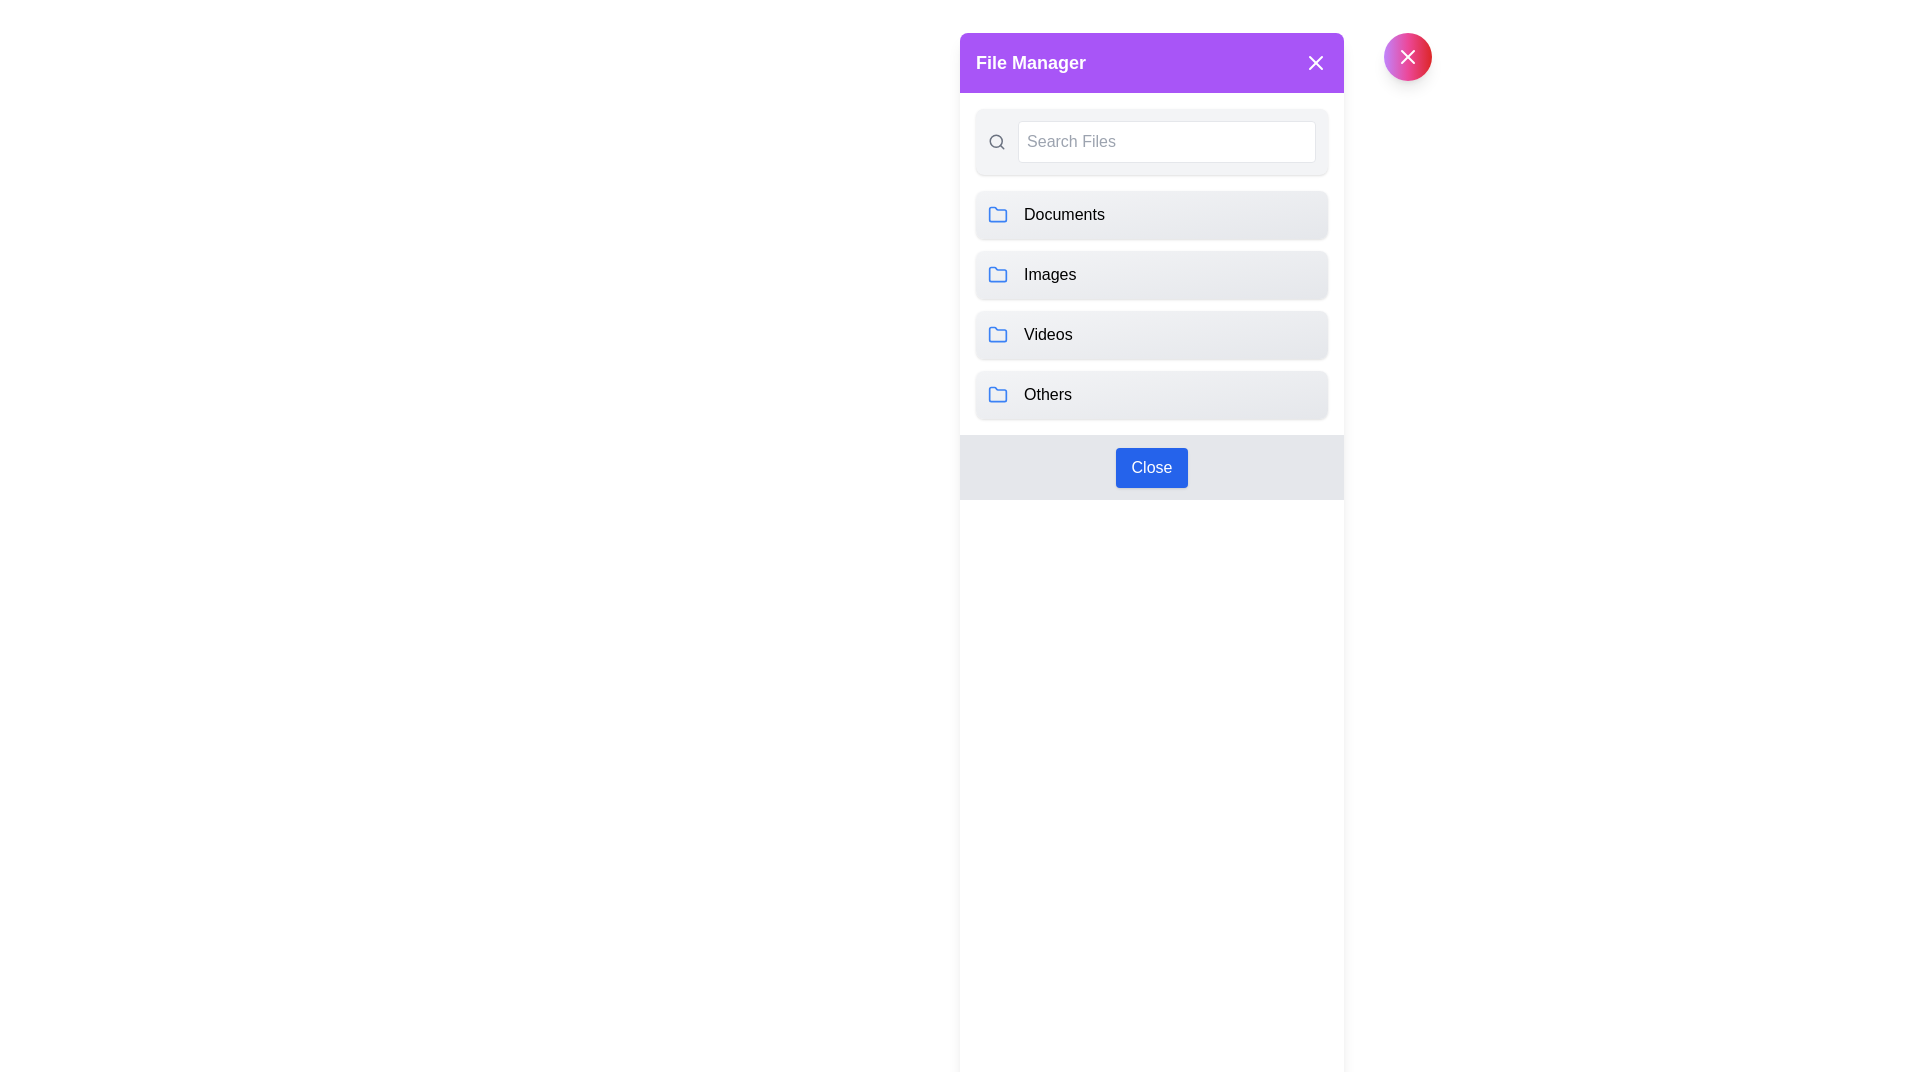  I want to click on the folder icon with a blue outline located to the left of the 'Images' label in the second row of the menu, so click(998, 273).